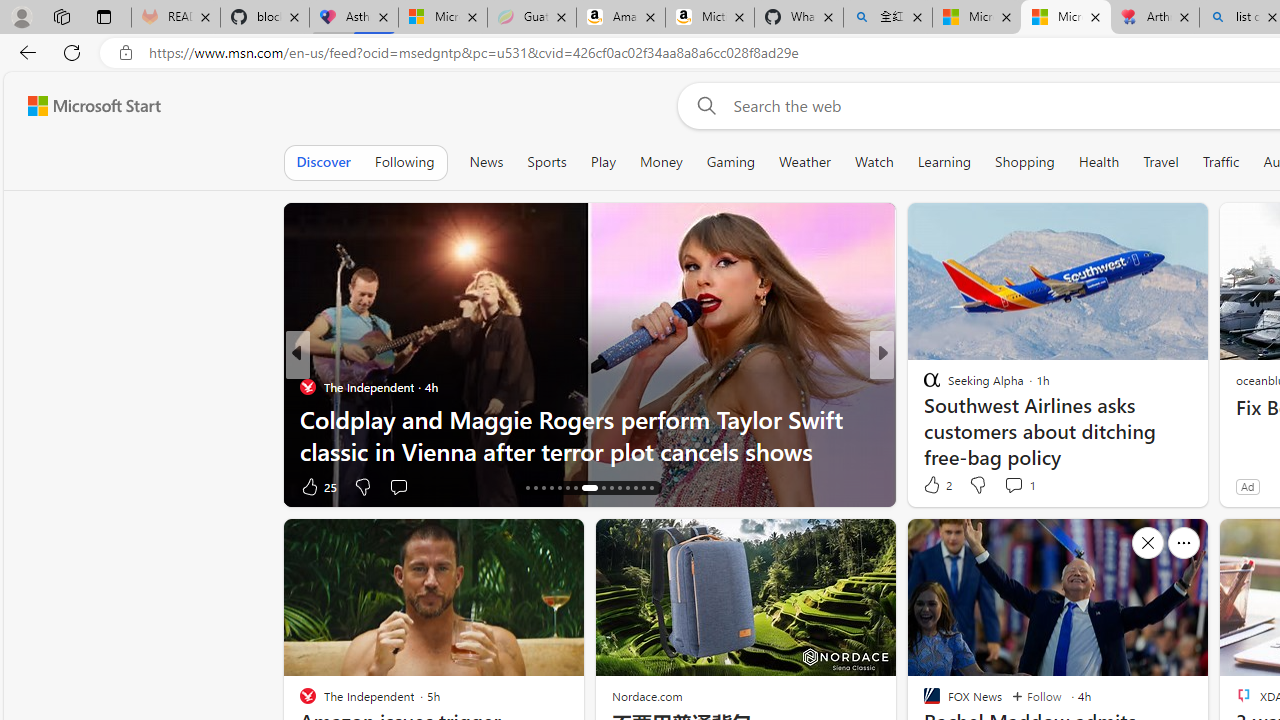 The height and width of the screenshot is (720, 1280). I want to click on 'Gaming', so click(729, 161).